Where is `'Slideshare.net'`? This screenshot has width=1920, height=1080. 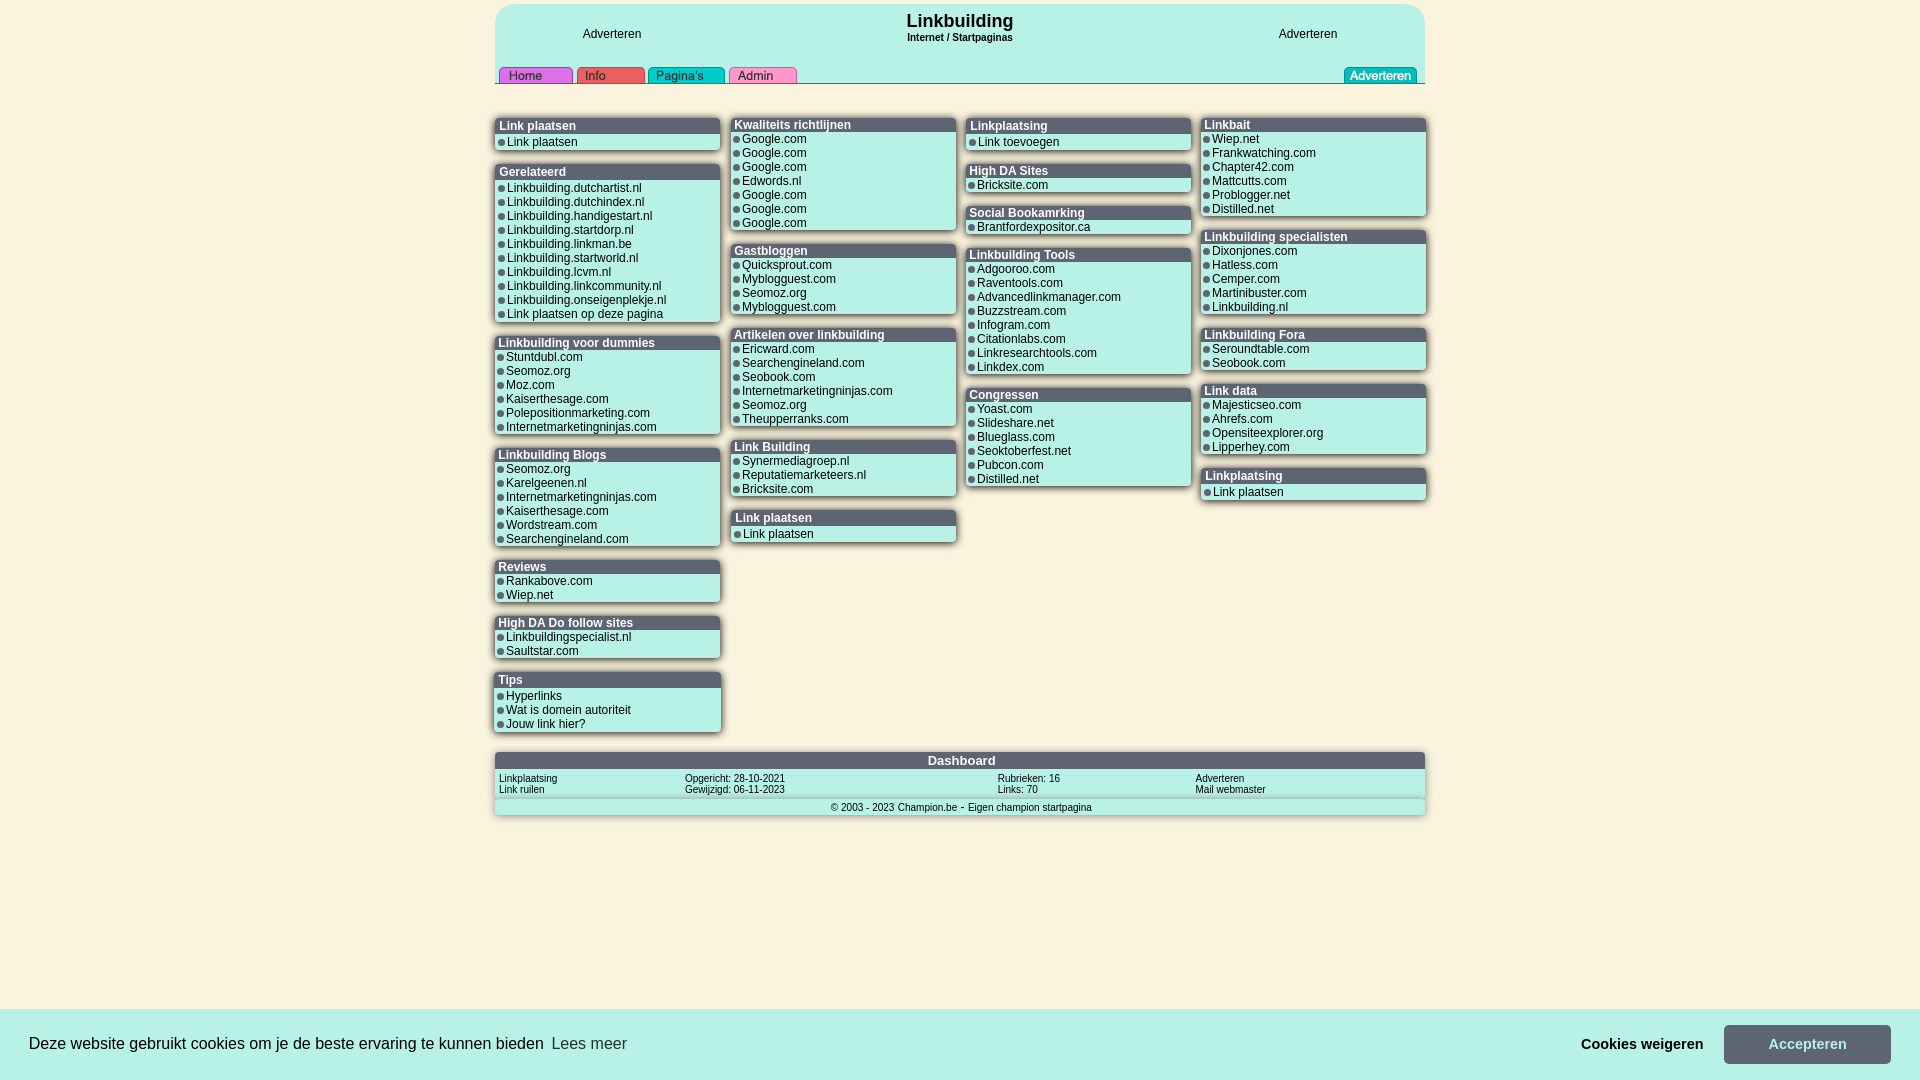 'Slideshare.net' is located at coordinates (1015, 422).